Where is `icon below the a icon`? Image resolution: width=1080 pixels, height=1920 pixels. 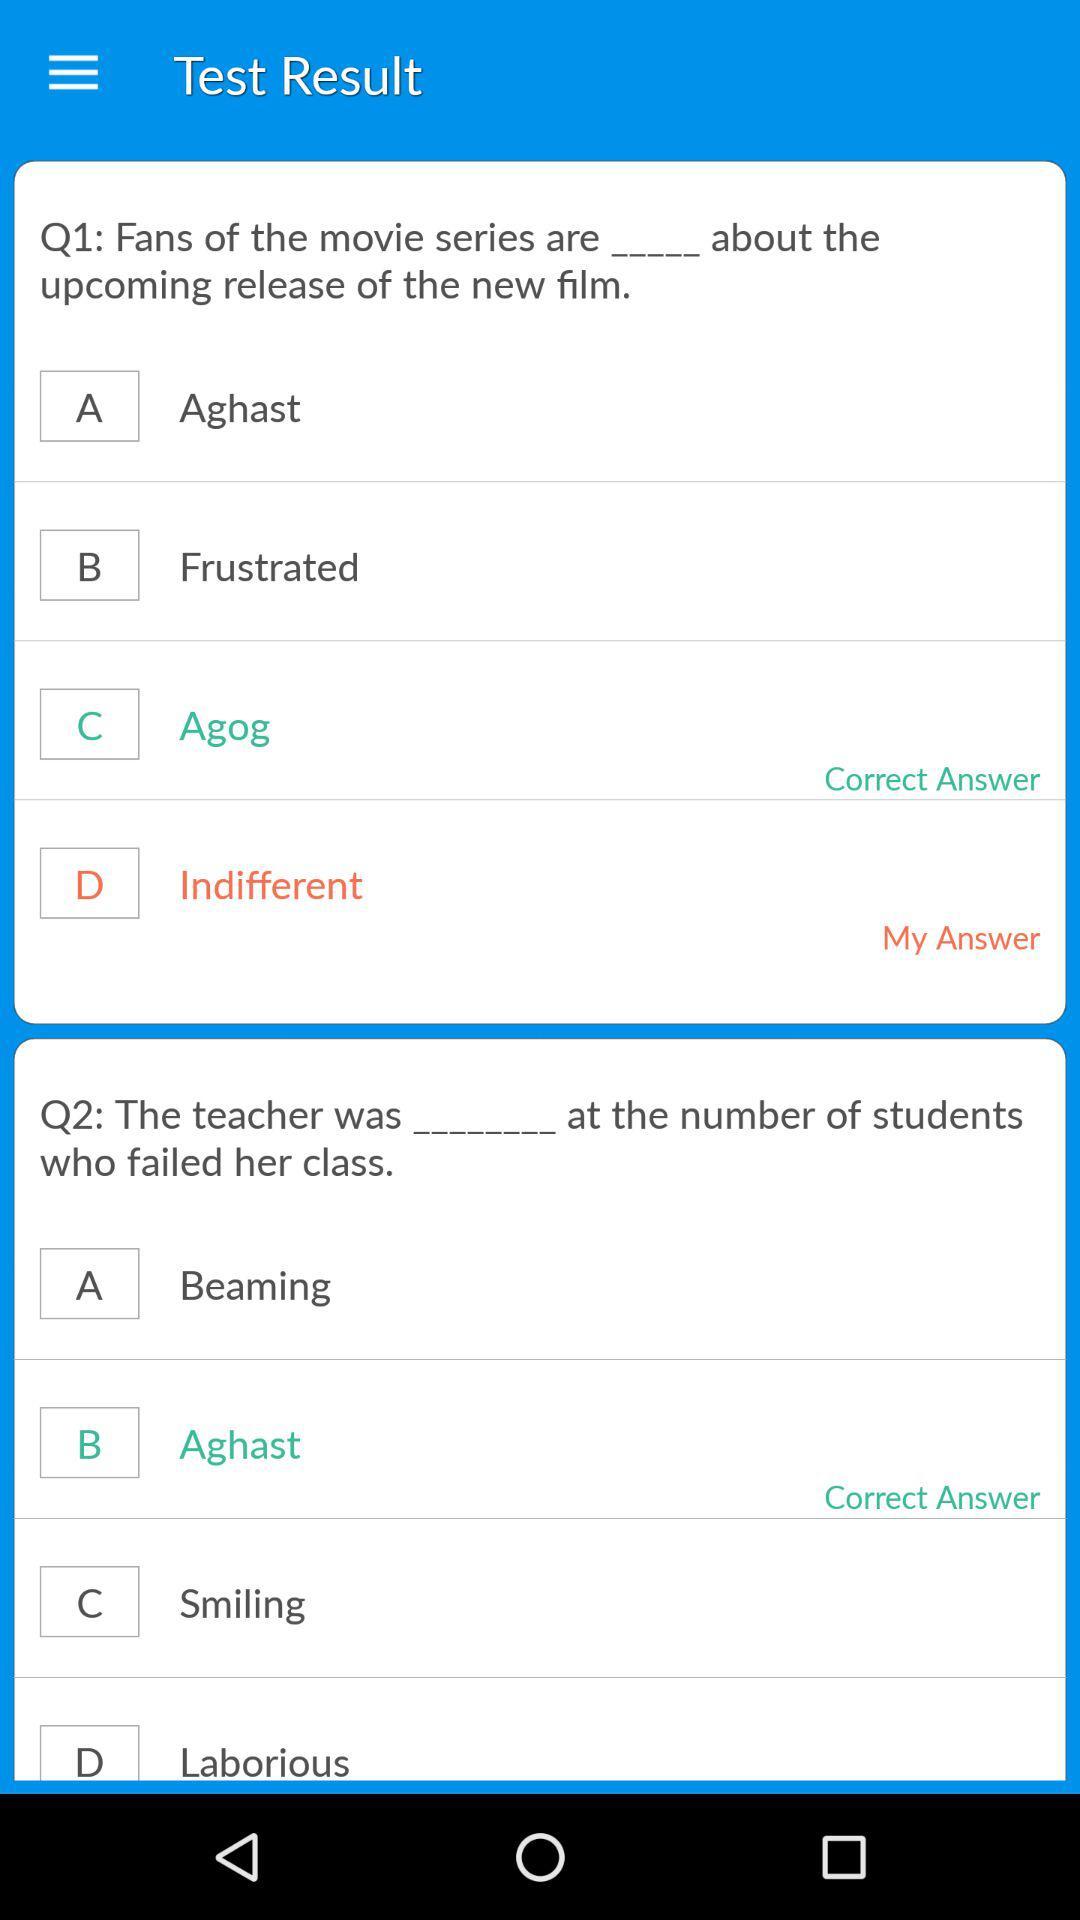 icon below the a icon is located at coordinates (540, 481).